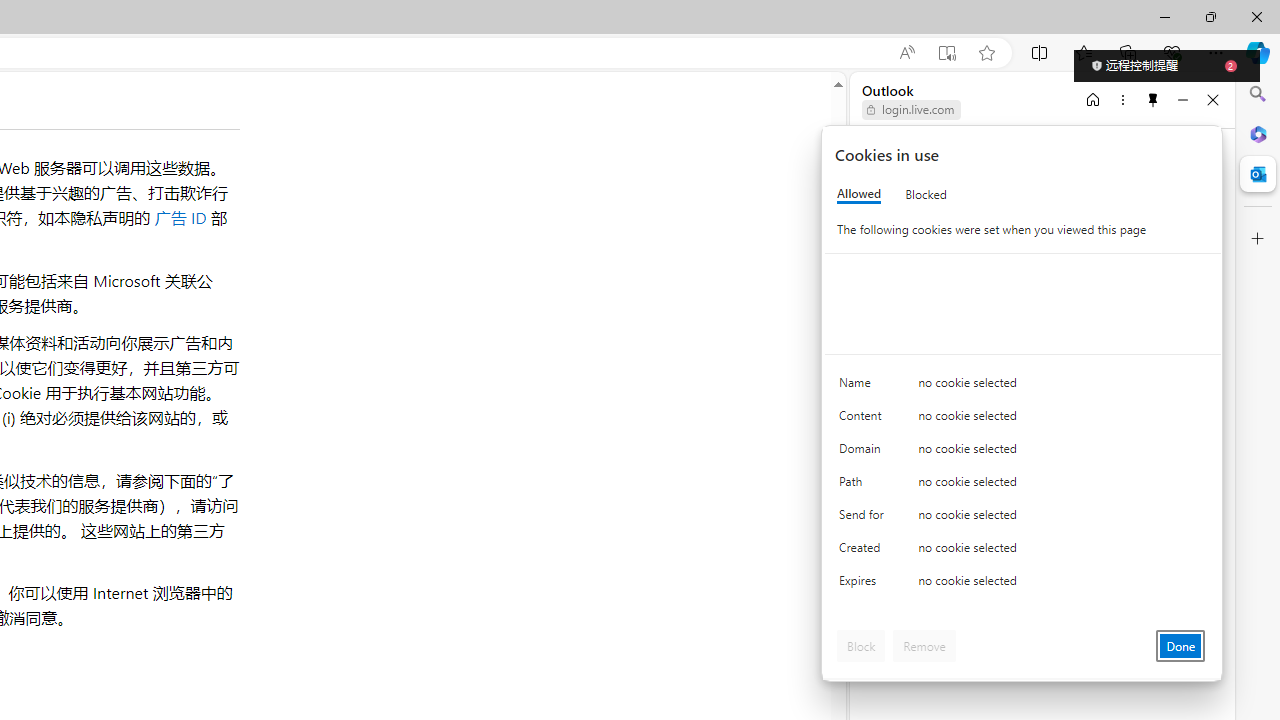 The image size is (1280, 720). I want to click on 'Remove', so click(923, 645).